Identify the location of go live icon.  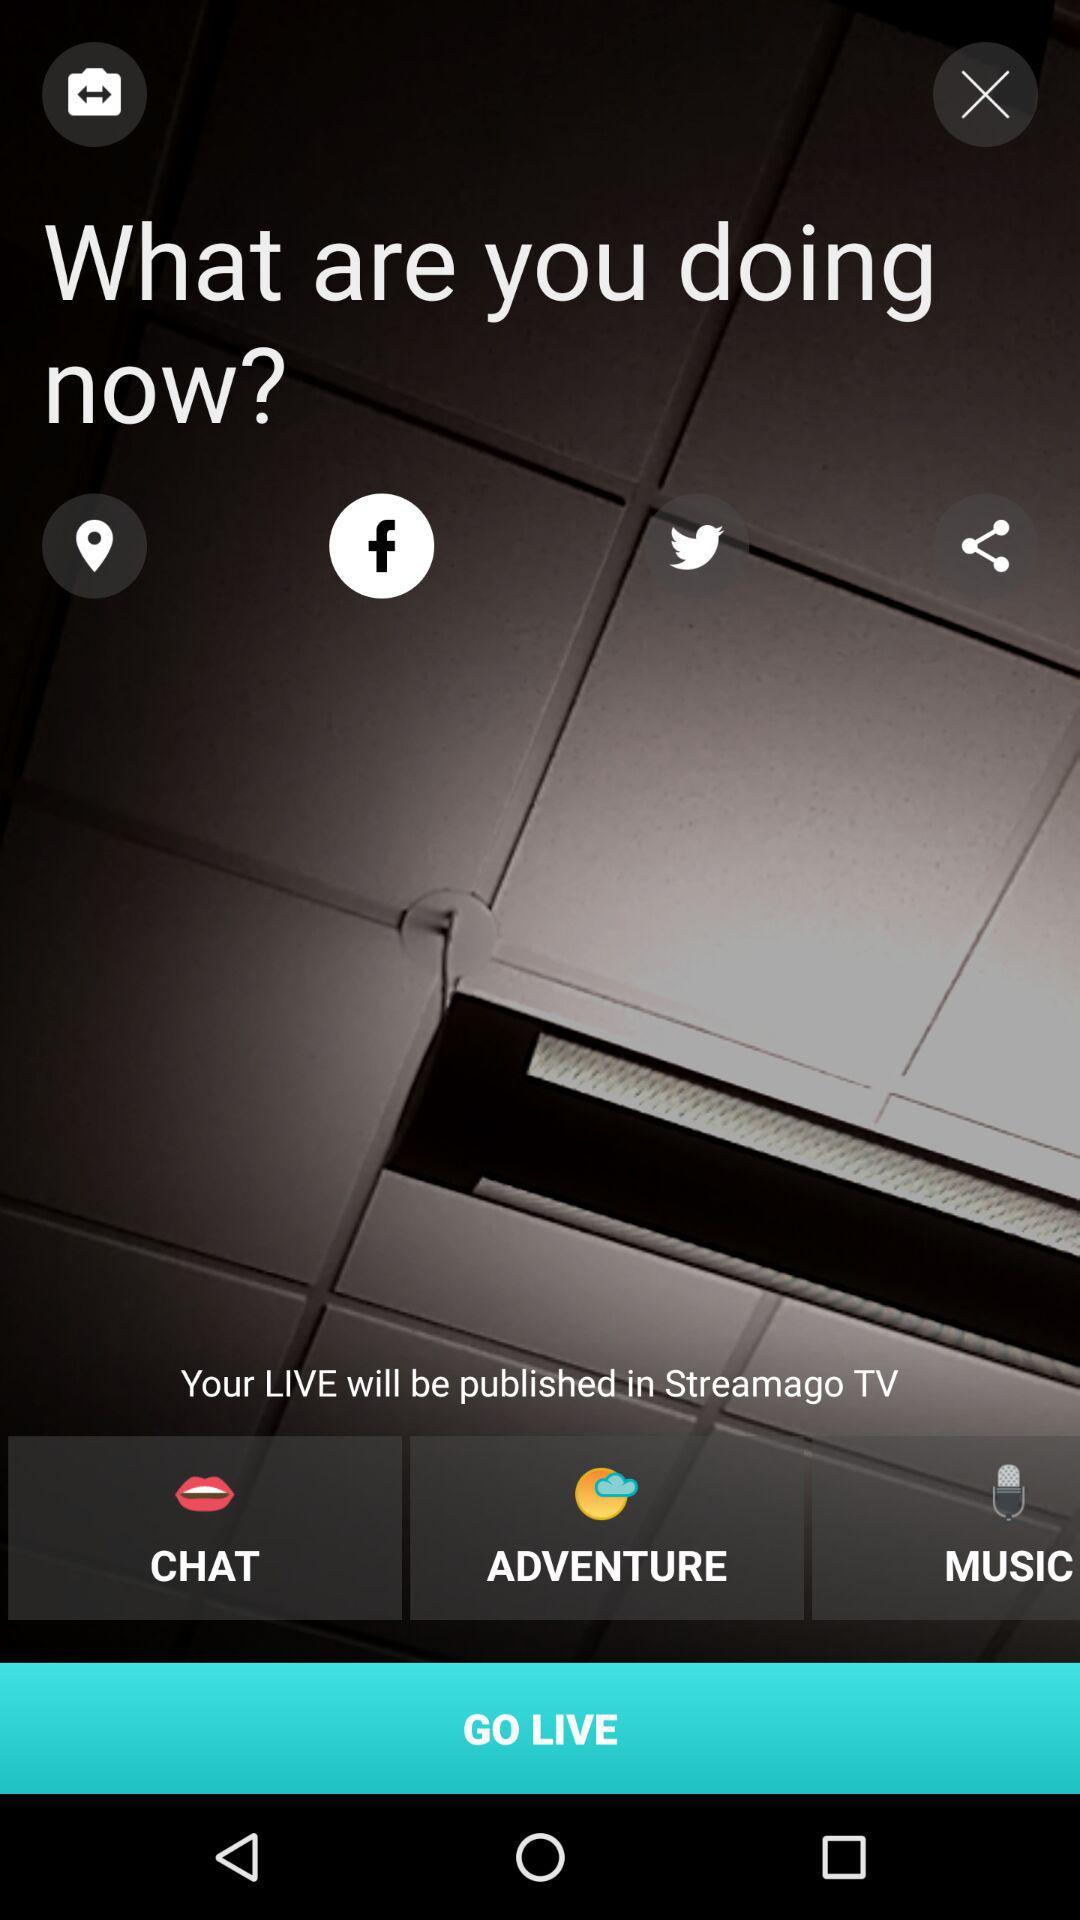
(540, 1727).